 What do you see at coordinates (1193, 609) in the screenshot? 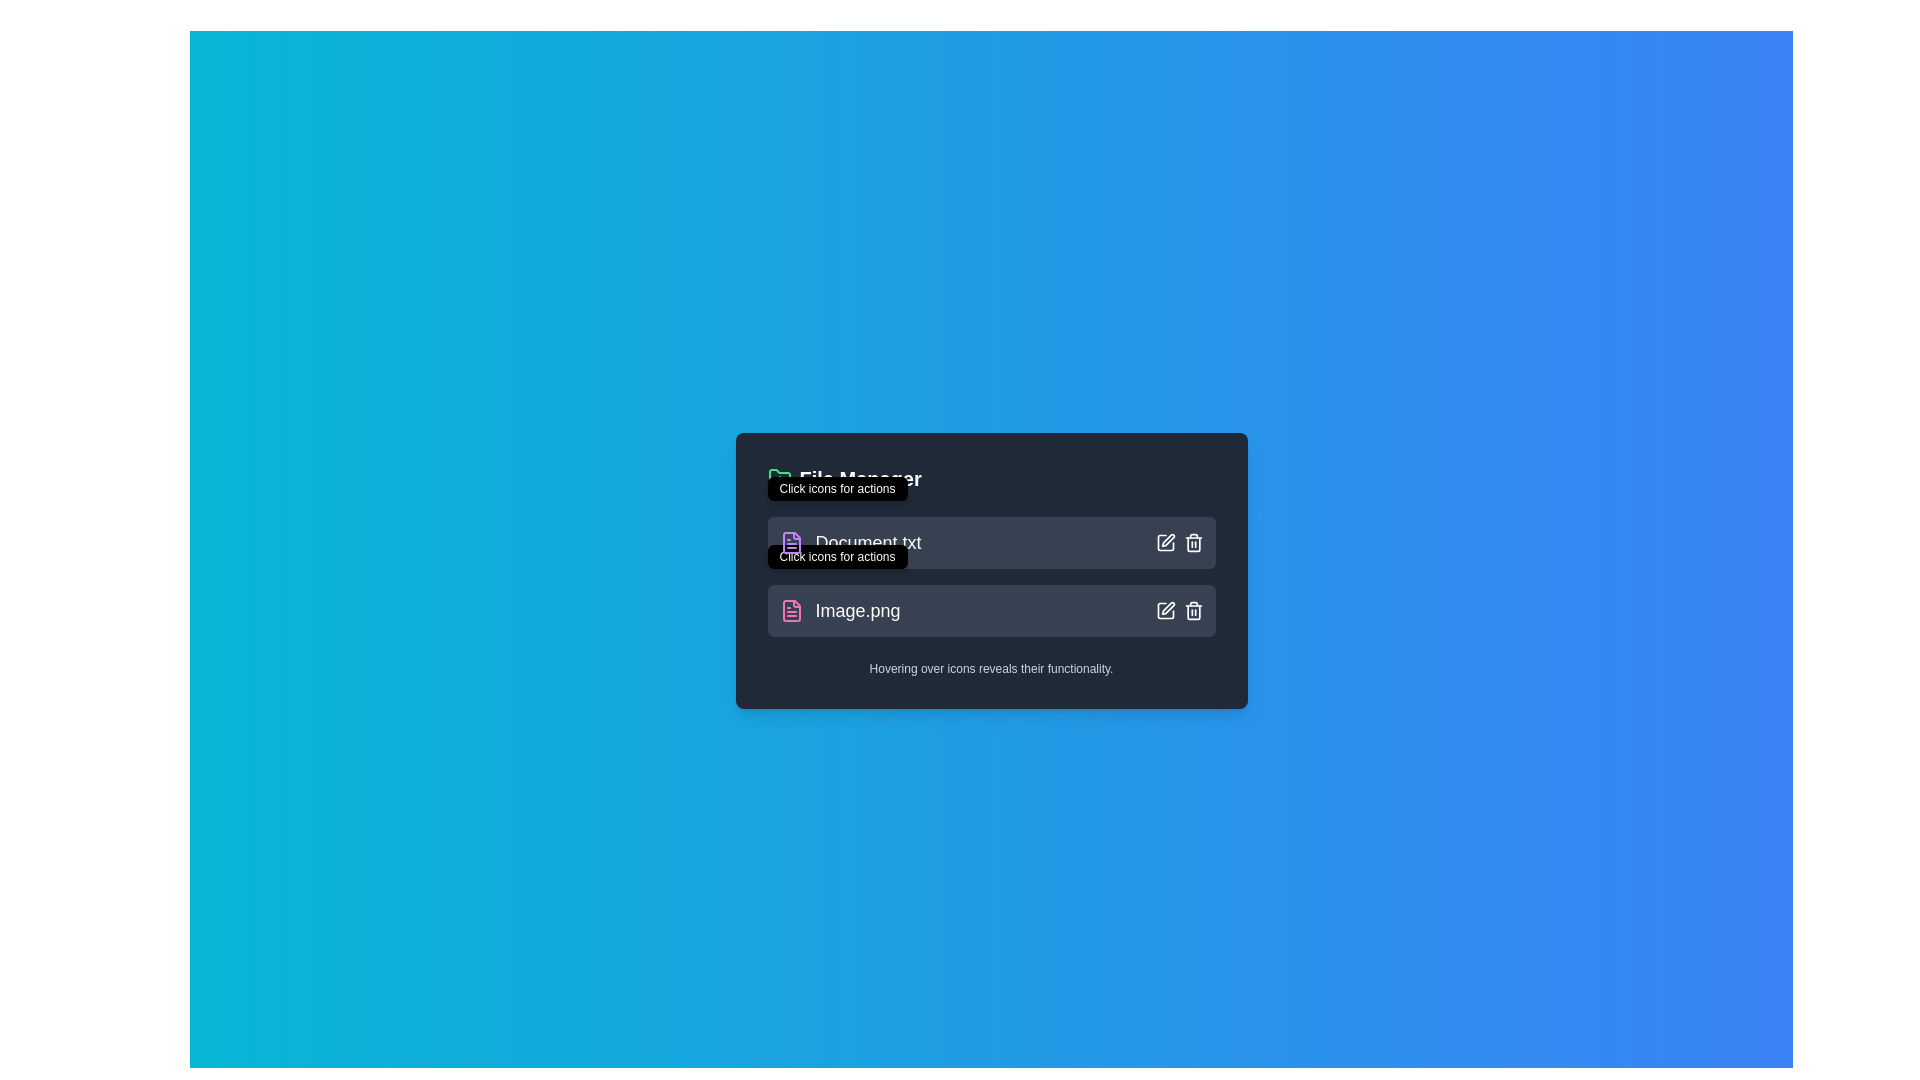
I see `the delete icon button located as the rightmost element in the second row of action icons for the item labeled 'Image.png'` at bounding box center [1193, 609].